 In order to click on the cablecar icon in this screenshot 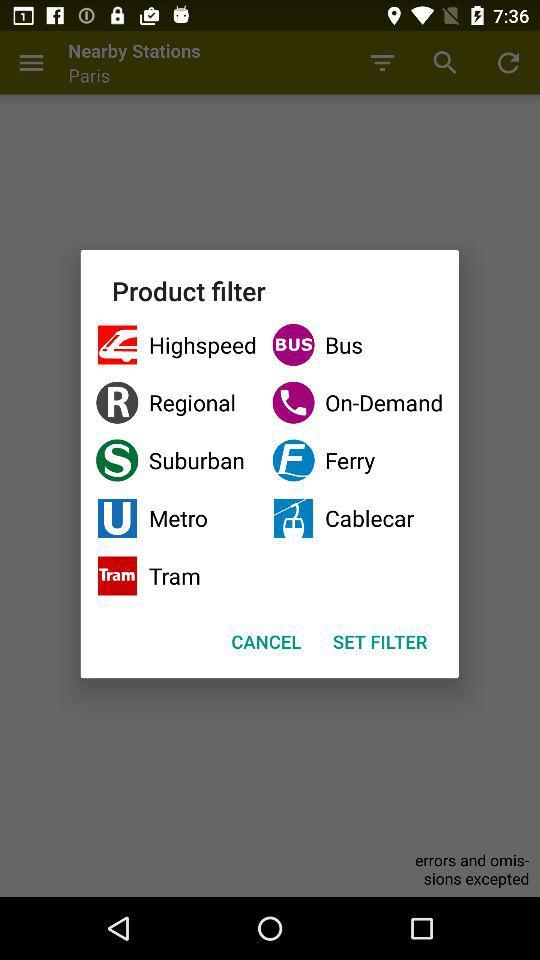, I will do `click(356, 517)`.